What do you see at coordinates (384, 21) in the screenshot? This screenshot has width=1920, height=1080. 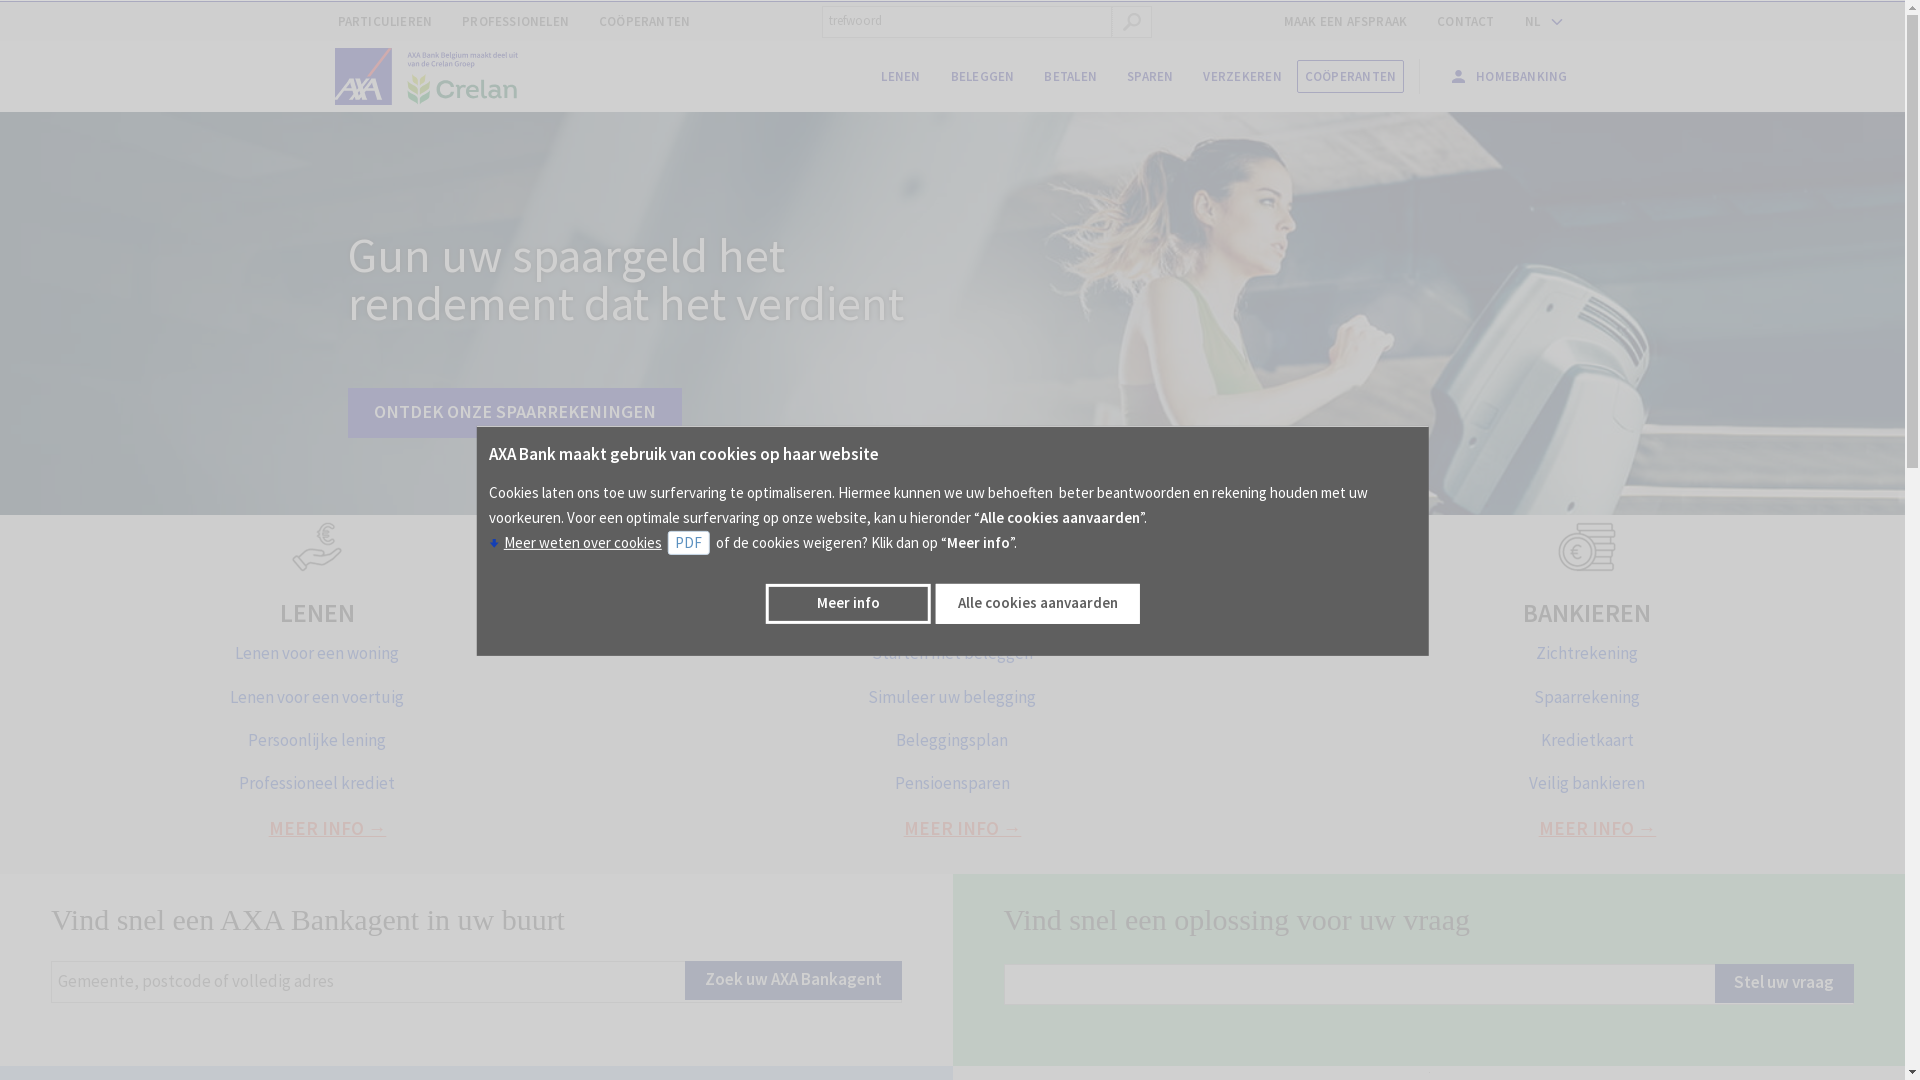 I see `'PARTICULIEREN'` at bounding box center [384, 21].